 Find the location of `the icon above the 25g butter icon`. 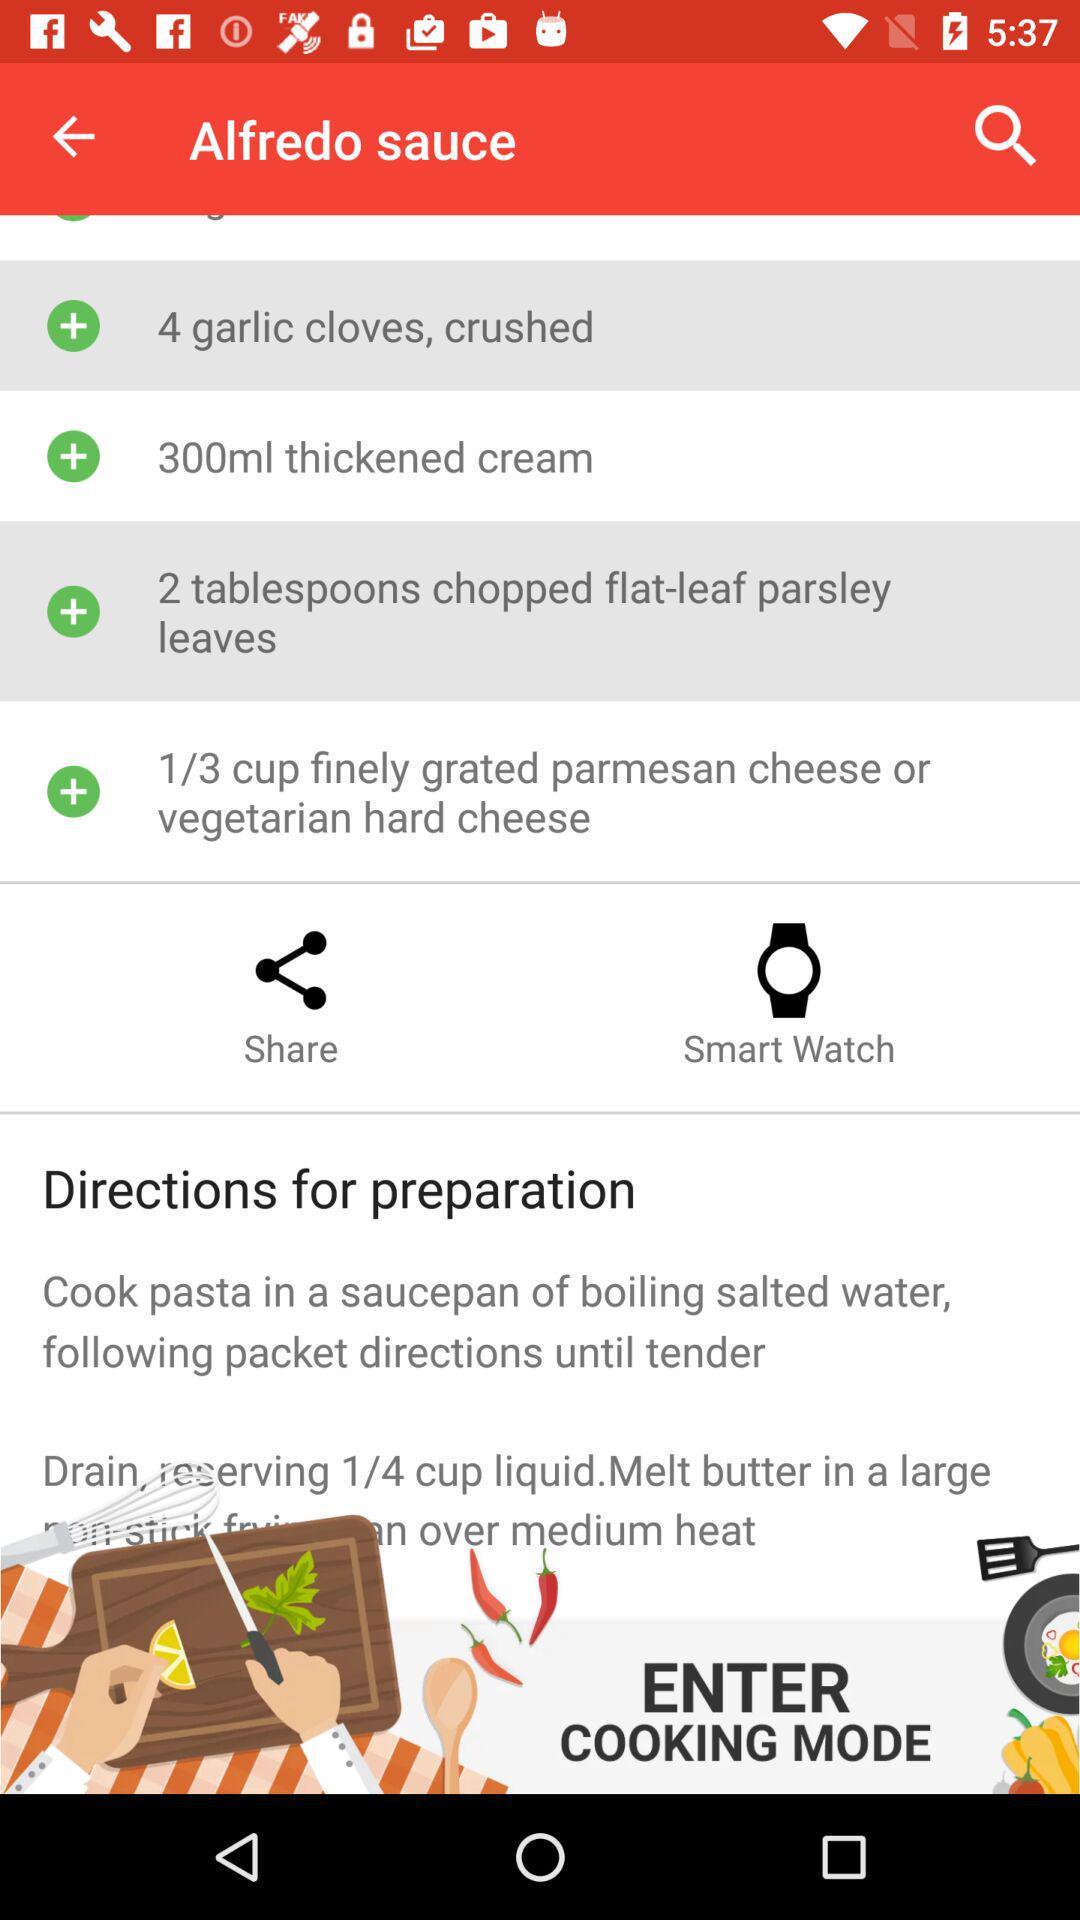

the icon above the 25g butter icon is located at coordinates (1006, 135).